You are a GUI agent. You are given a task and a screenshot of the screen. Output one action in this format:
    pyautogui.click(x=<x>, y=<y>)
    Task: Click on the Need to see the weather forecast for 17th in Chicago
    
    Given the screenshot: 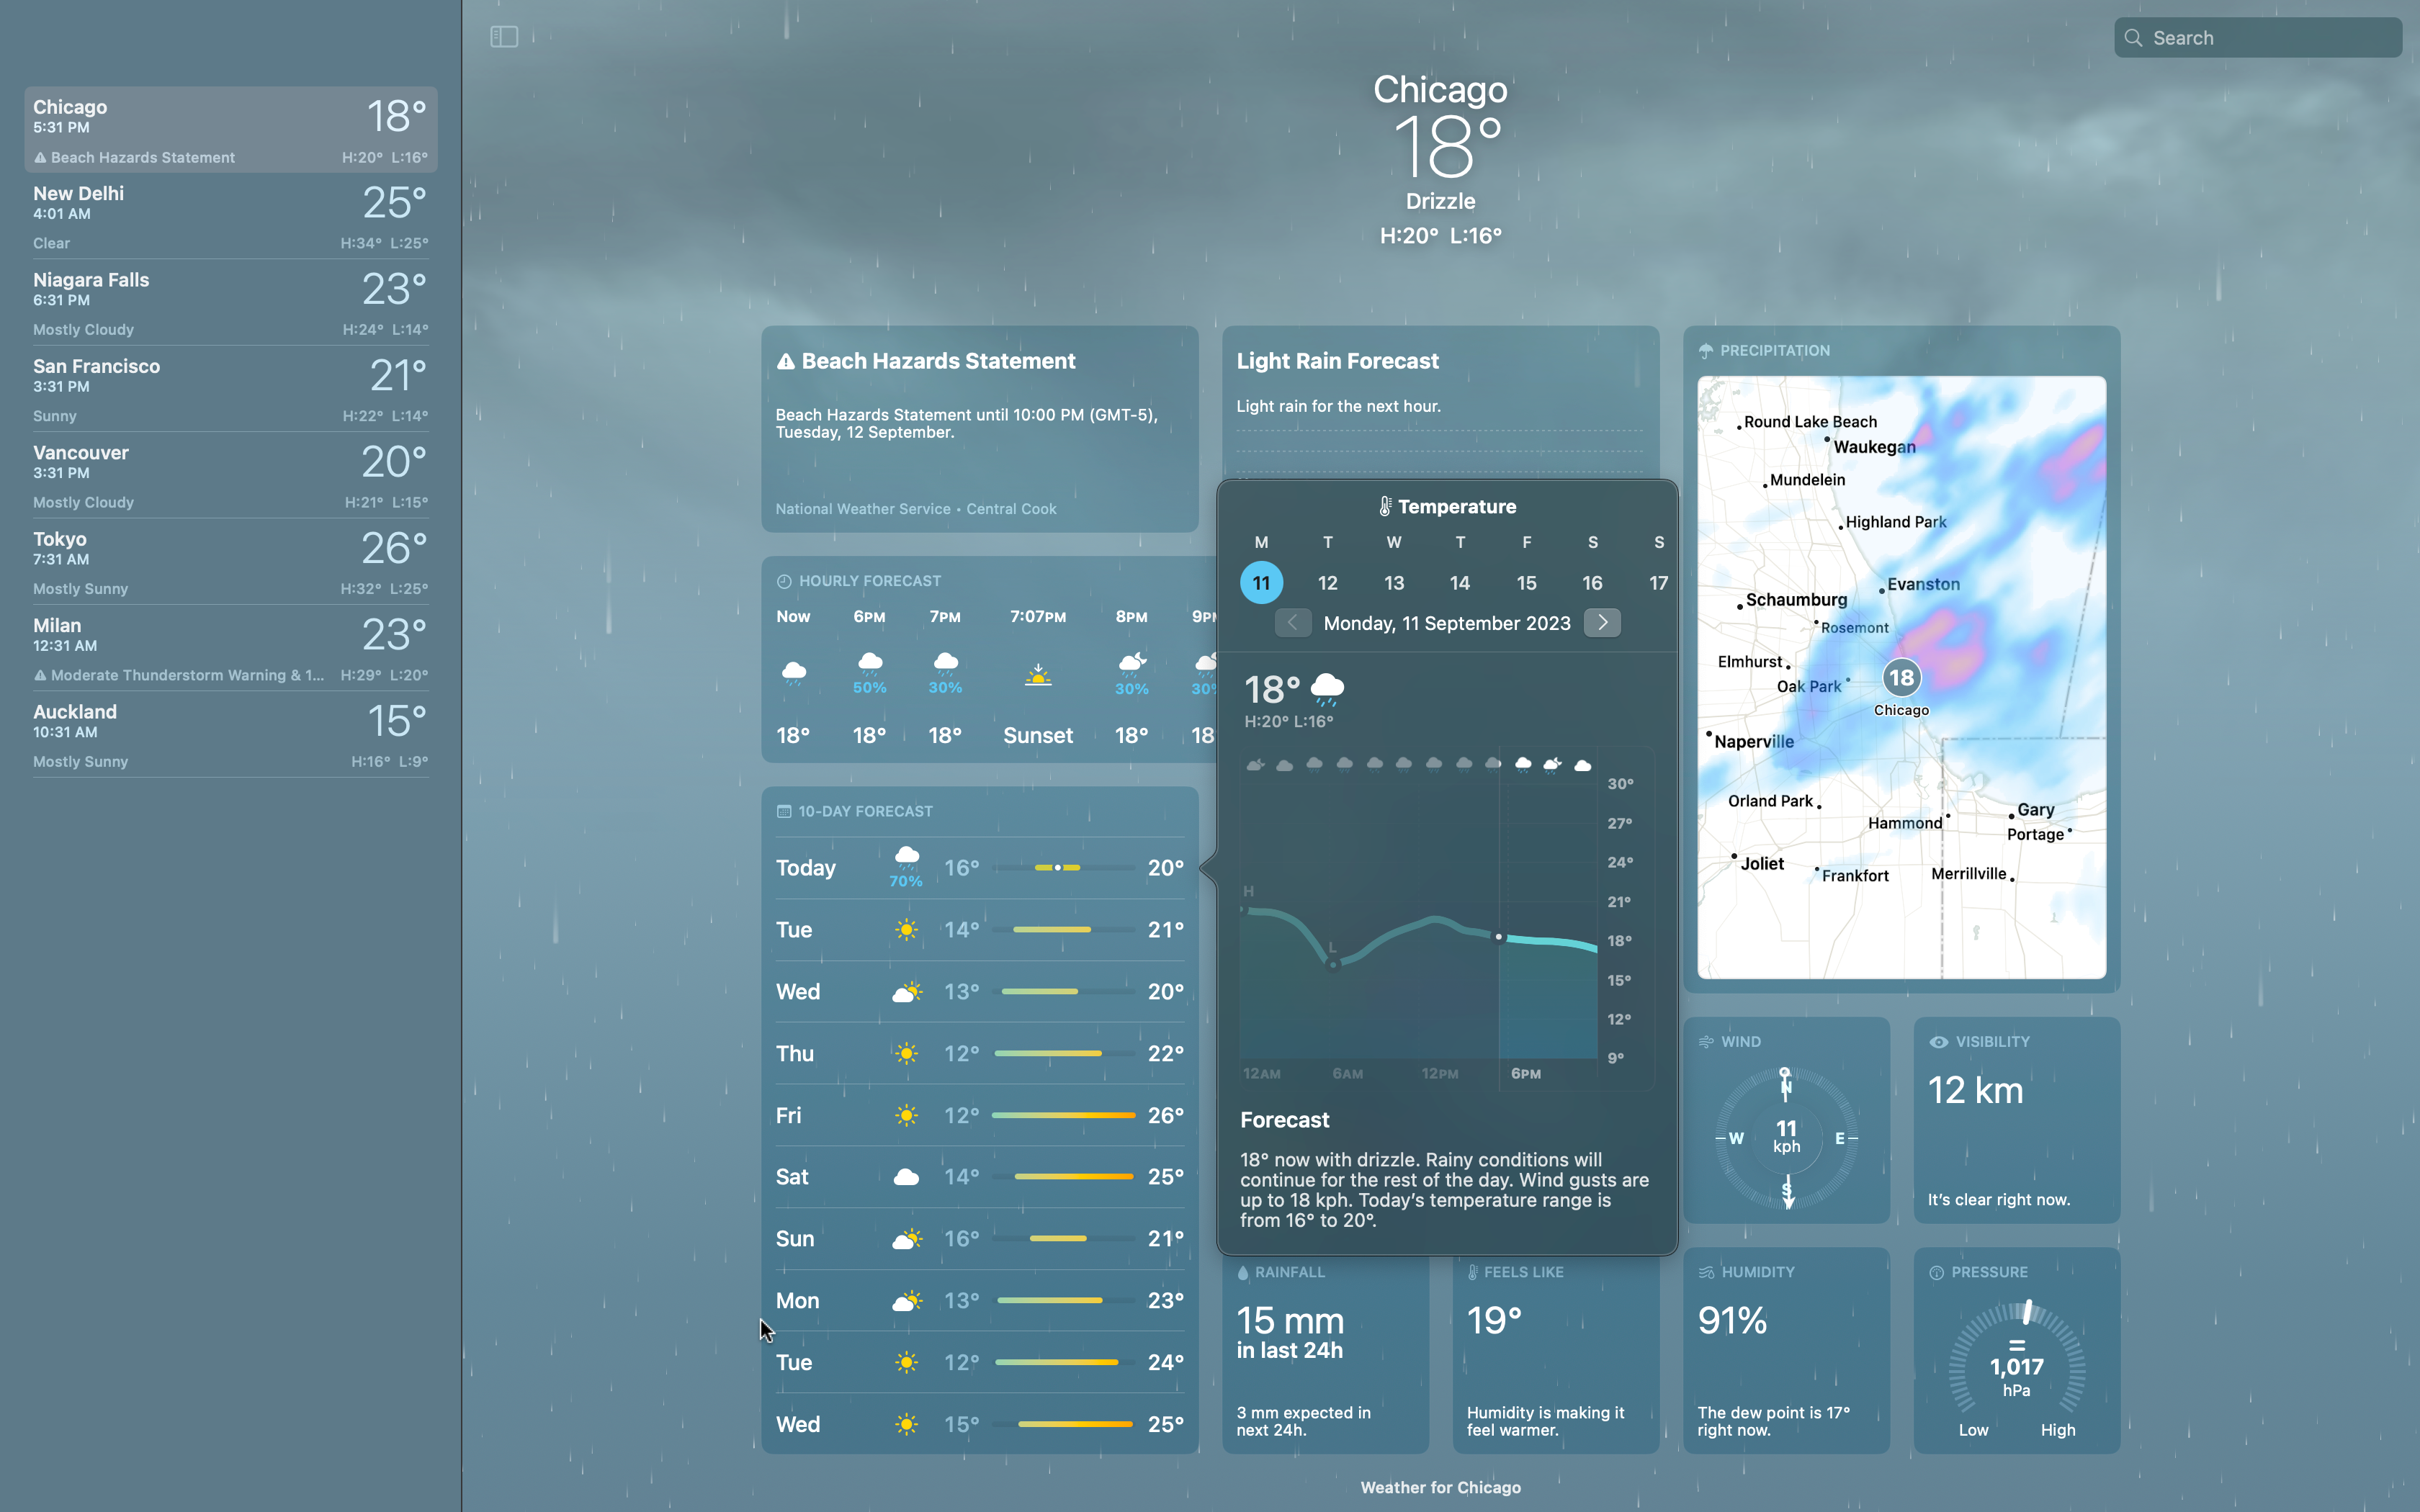 What is the action you would take?
    pyautogui.click(x=1653, y=581)
    